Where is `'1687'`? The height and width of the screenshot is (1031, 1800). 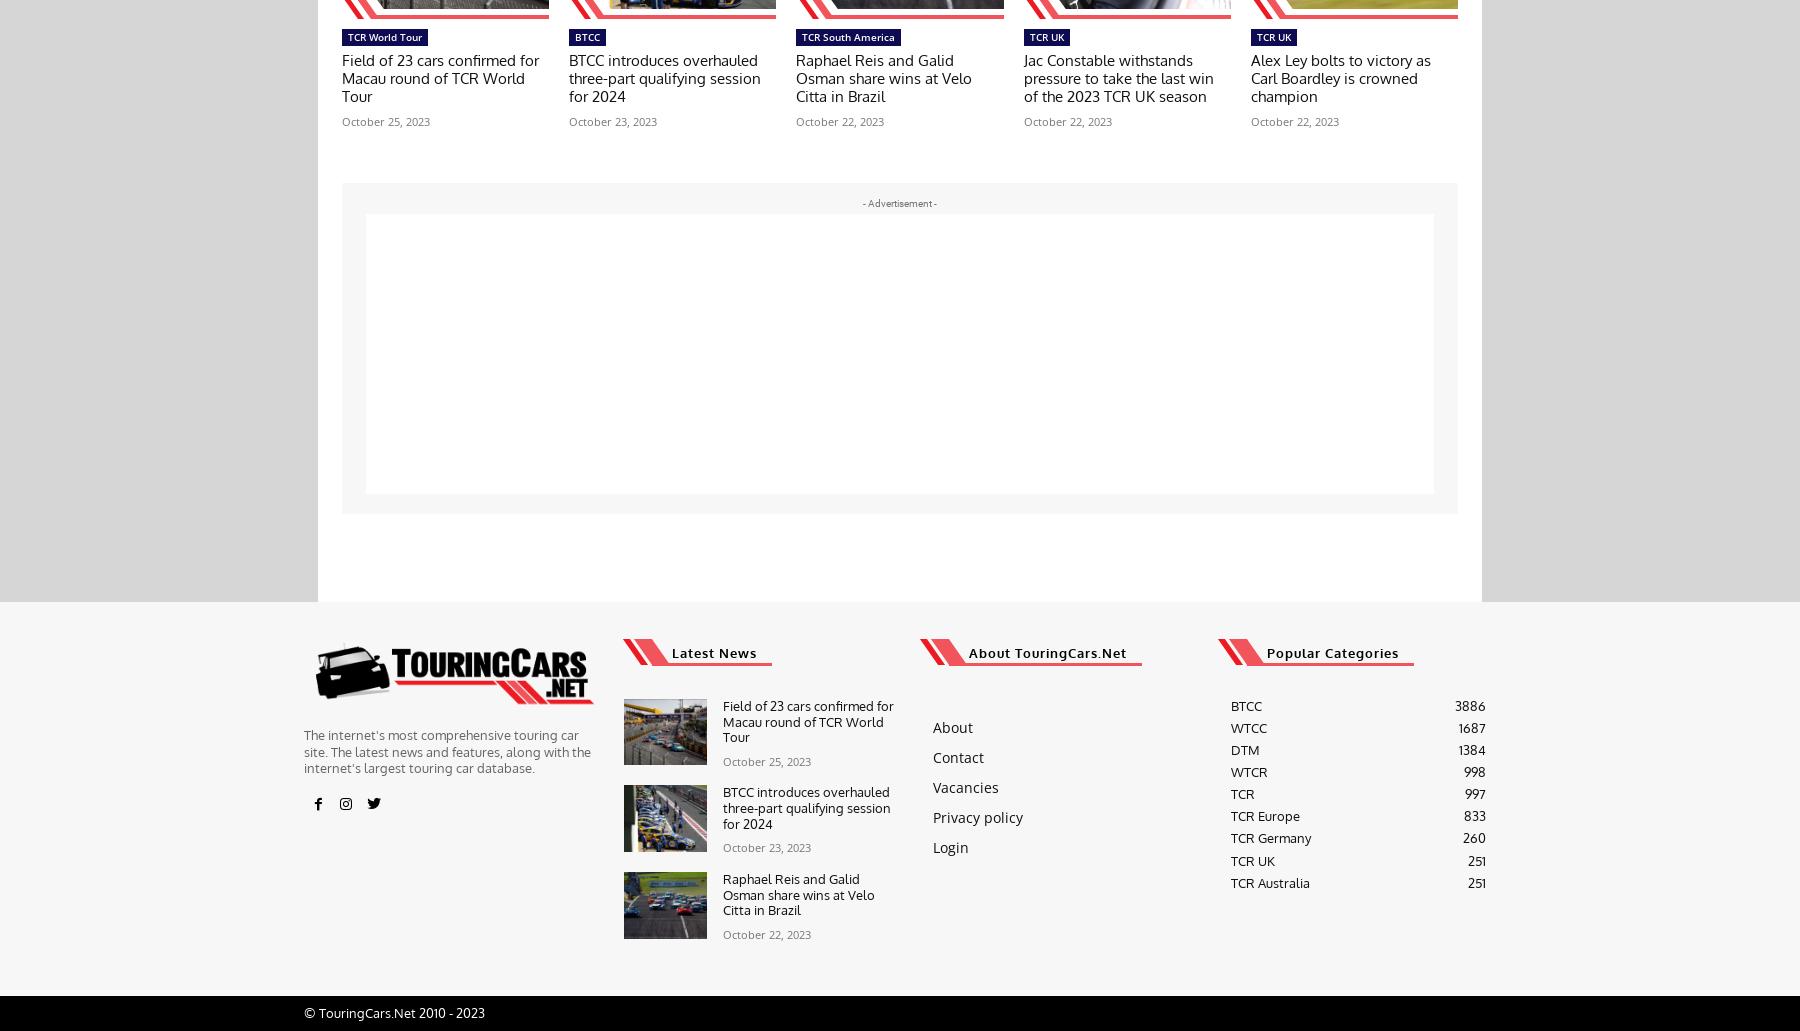 '1687' is located at coordinates (1471, 726).